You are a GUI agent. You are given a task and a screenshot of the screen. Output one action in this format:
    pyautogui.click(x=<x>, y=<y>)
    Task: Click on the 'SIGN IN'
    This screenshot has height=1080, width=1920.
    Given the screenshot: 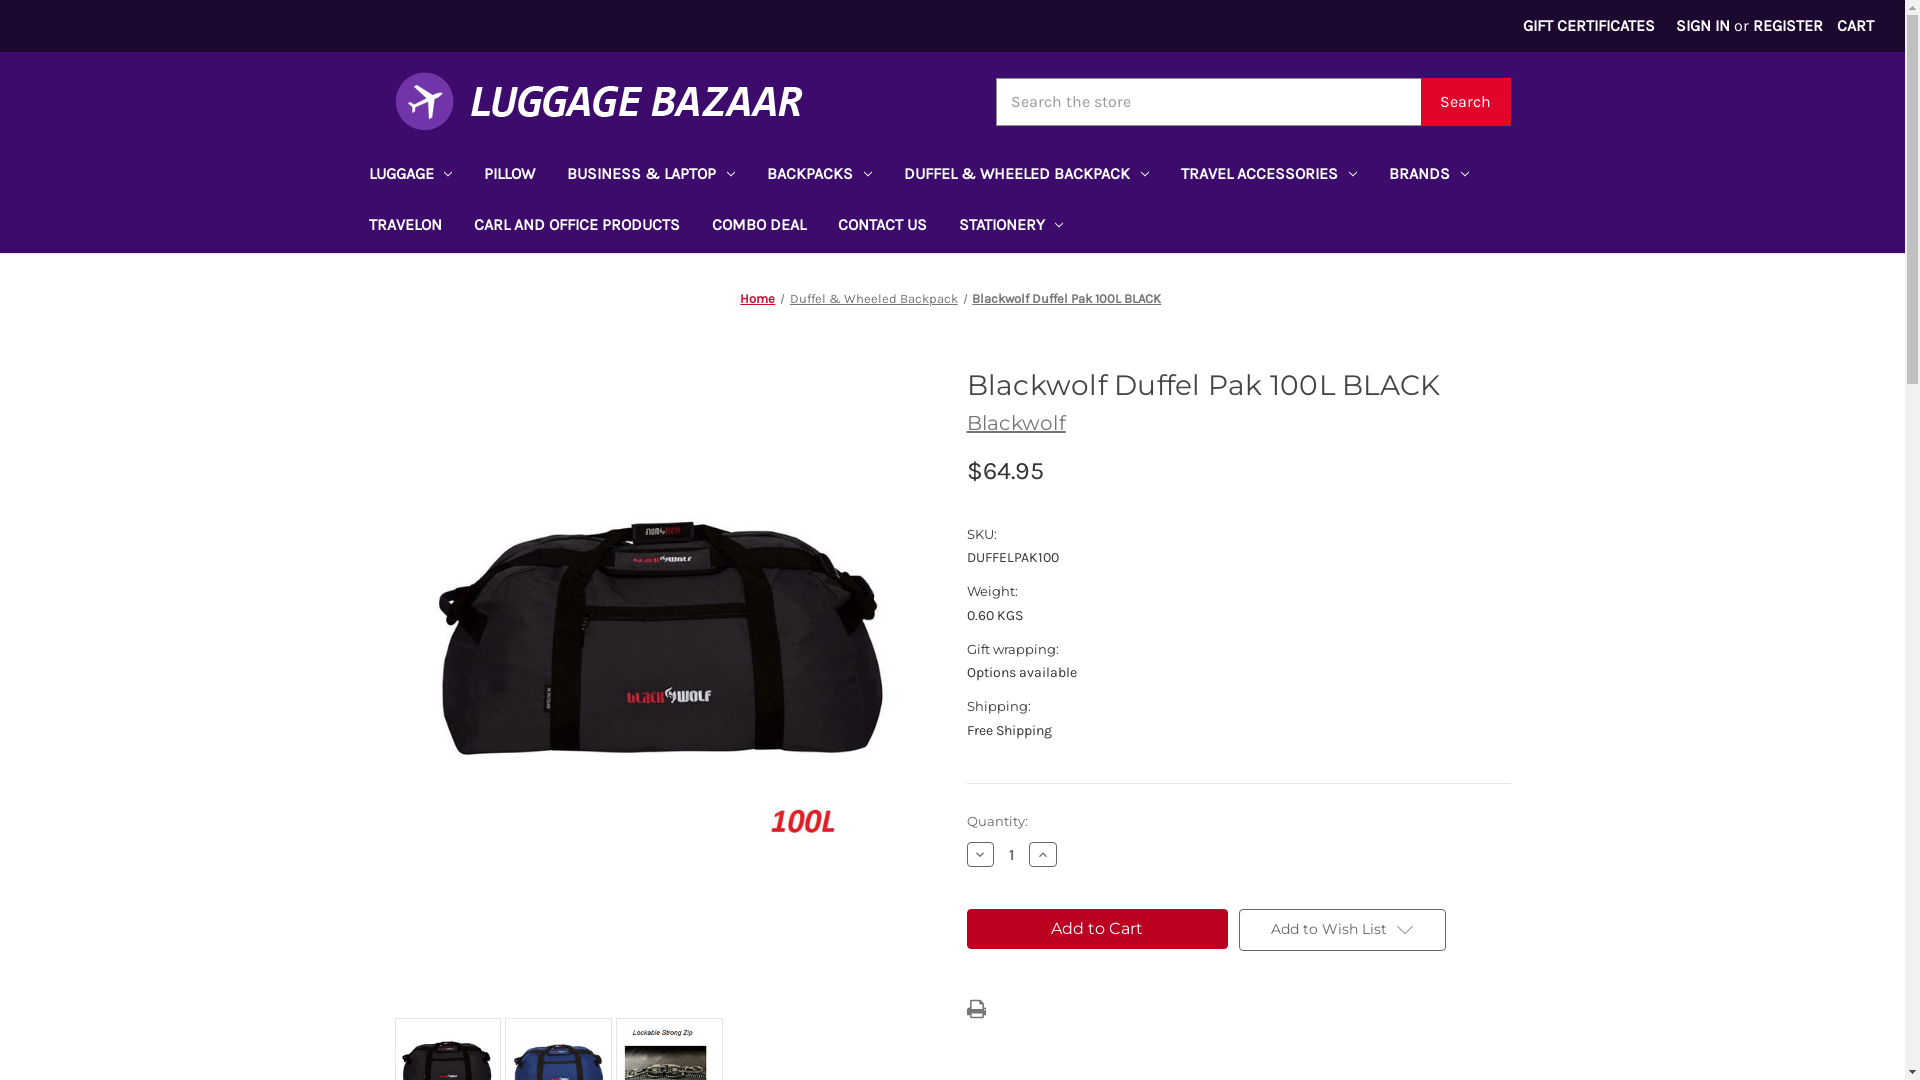 What is the action you would take?
    pyautogui.click(x=1702, y=26)
    